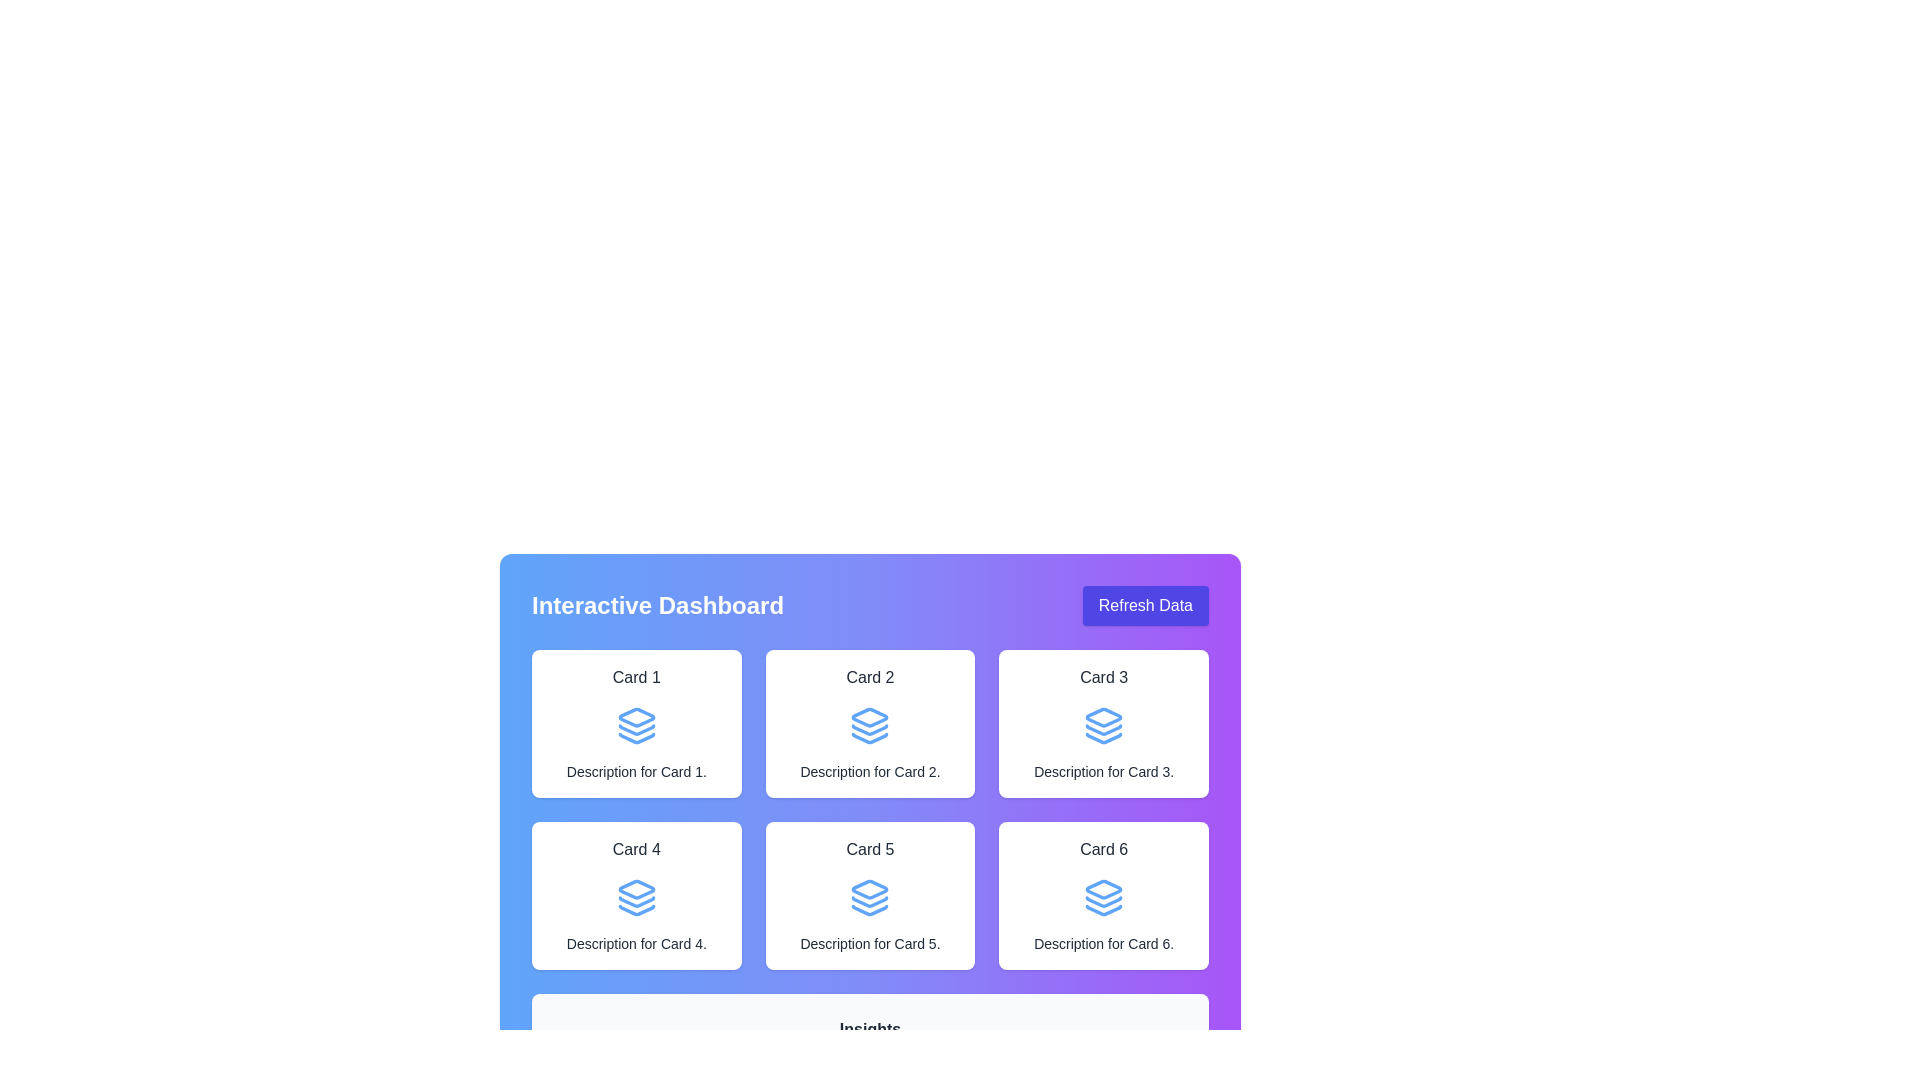 This screenshot has width=1920, height=1080. What do you see at coordinates (635, 849) in the screenshot?
I see `text content of the primary title label located at the top center of the fourth card in the grid of six cards on the interactive dashboard` at bounding box center [635, 849].